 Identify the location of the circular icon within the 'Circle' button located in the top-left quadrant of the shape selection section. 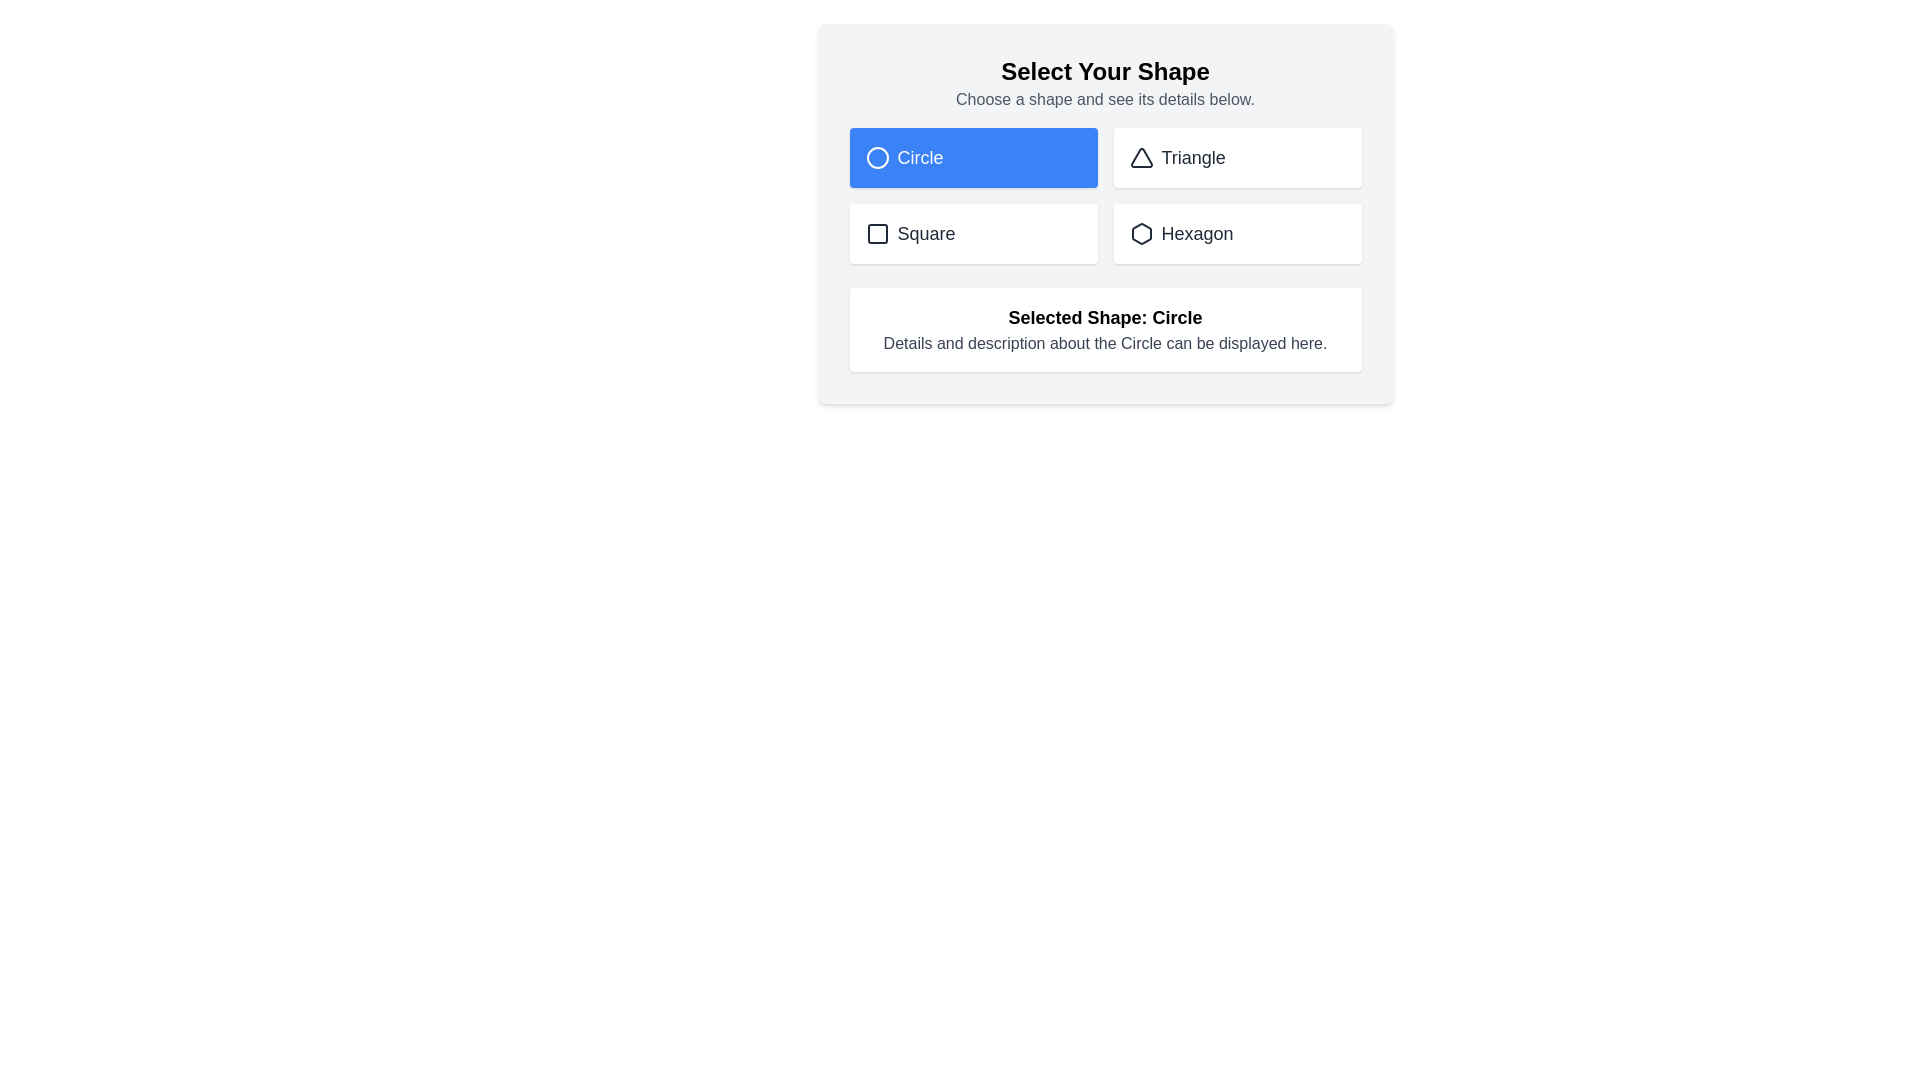
(877, 157).